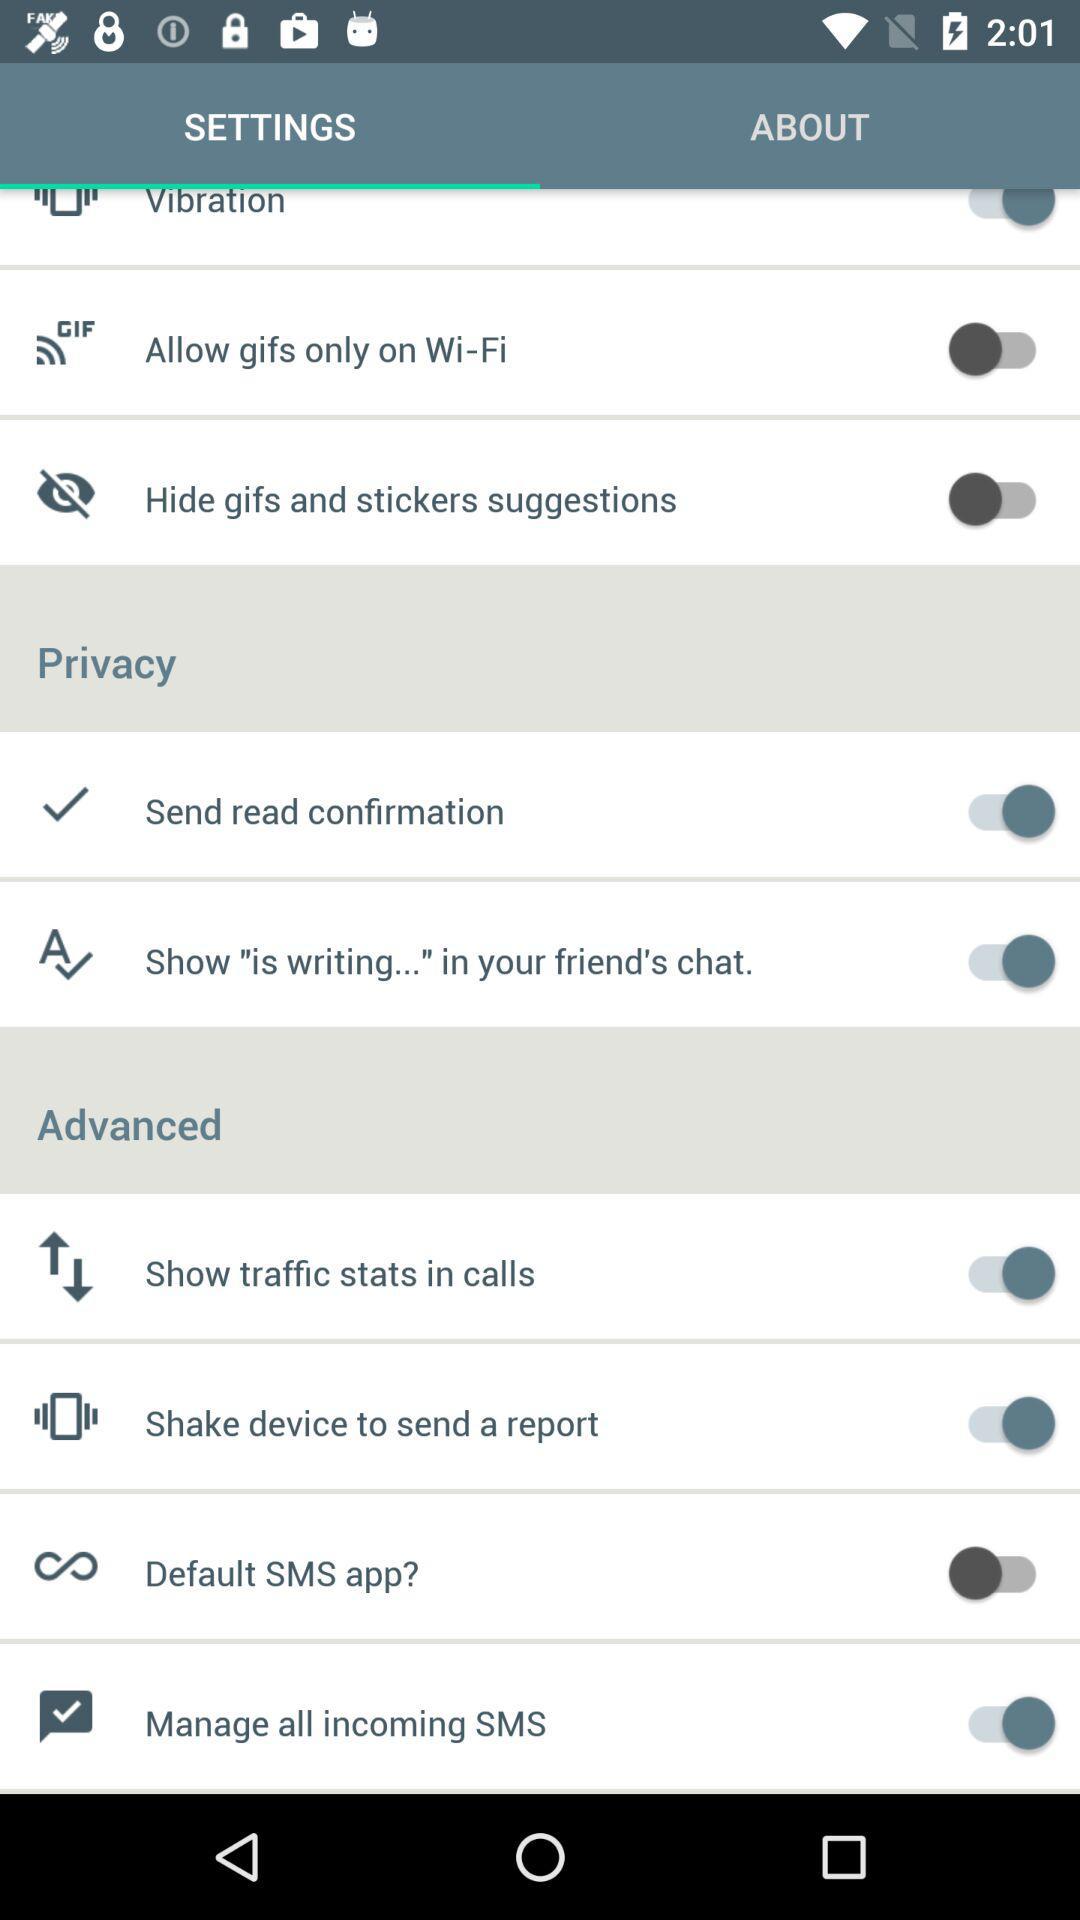  I want to click on press to activate default sms app, so click(1002, 1569).